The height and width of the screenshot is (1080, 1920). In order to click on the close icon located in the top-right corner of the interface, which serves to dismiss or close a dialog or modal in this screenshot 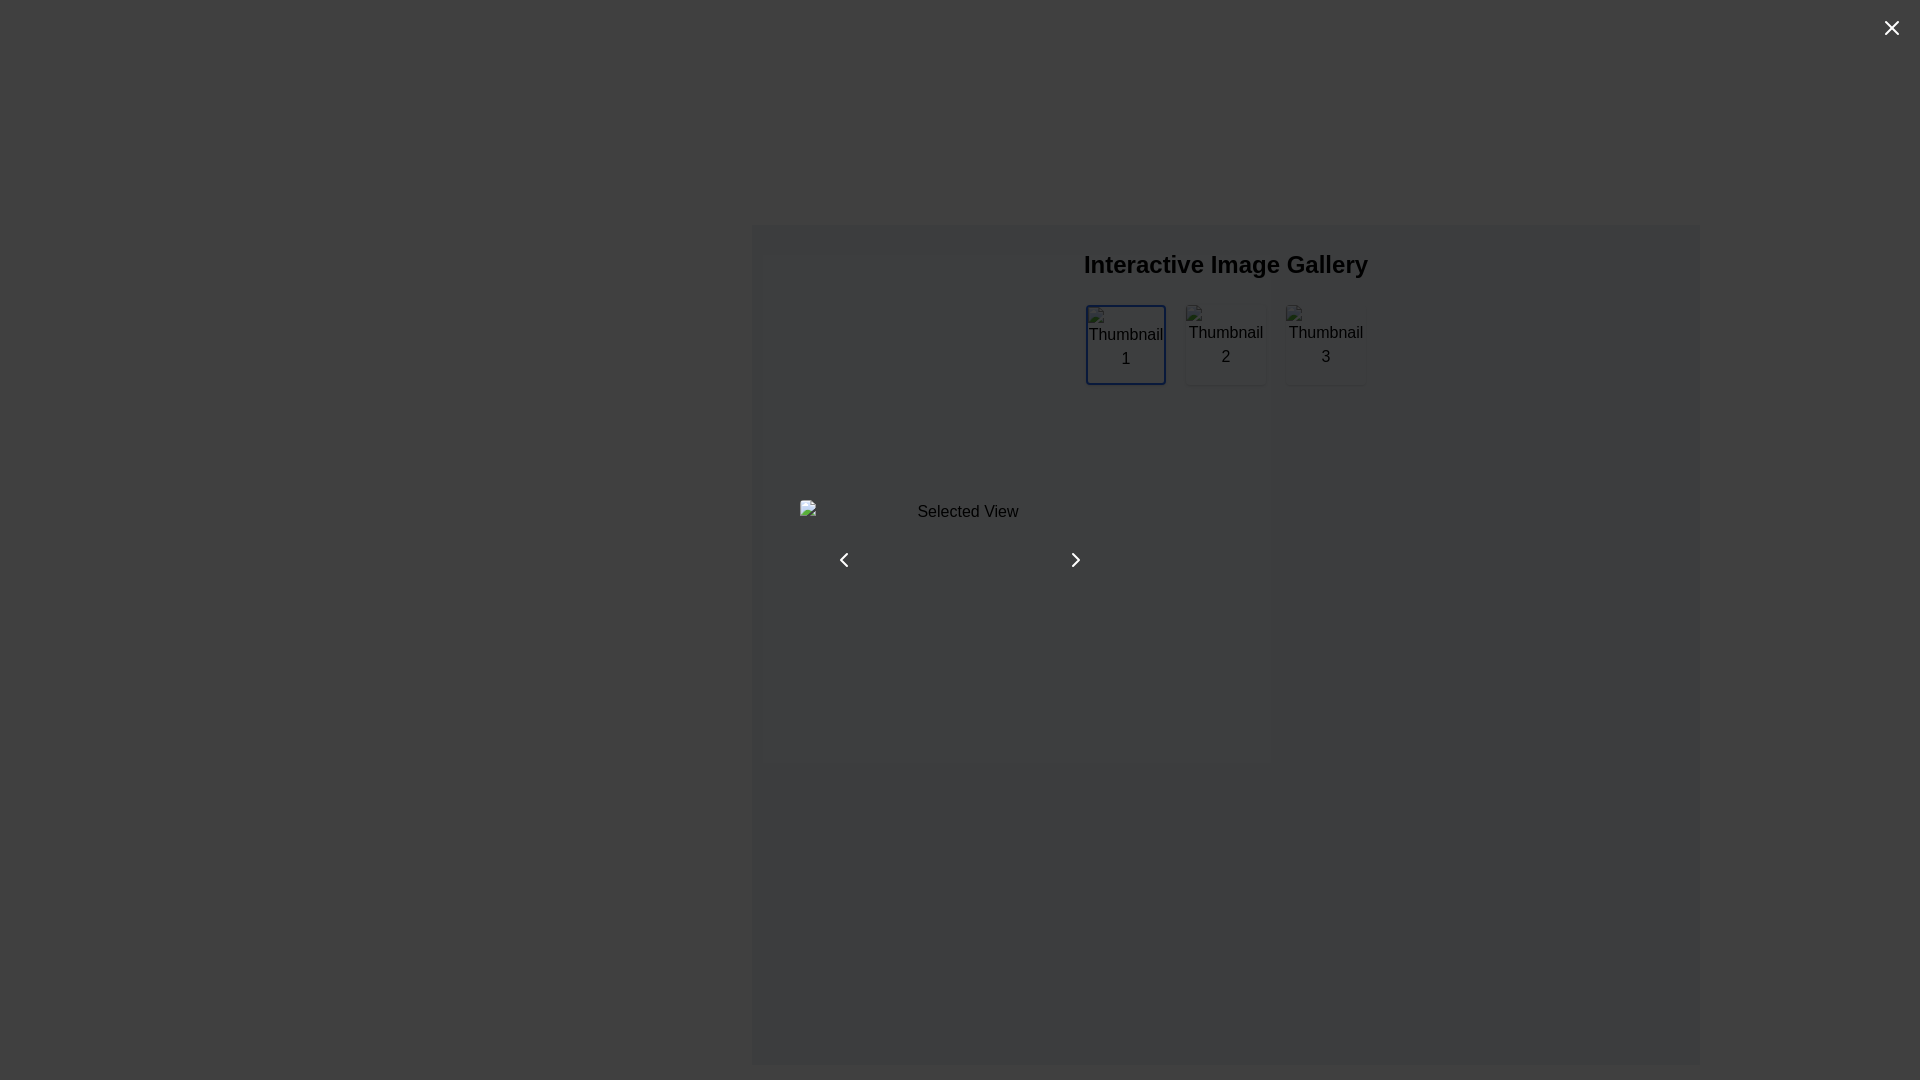, I will do `click(1890, 27)`.